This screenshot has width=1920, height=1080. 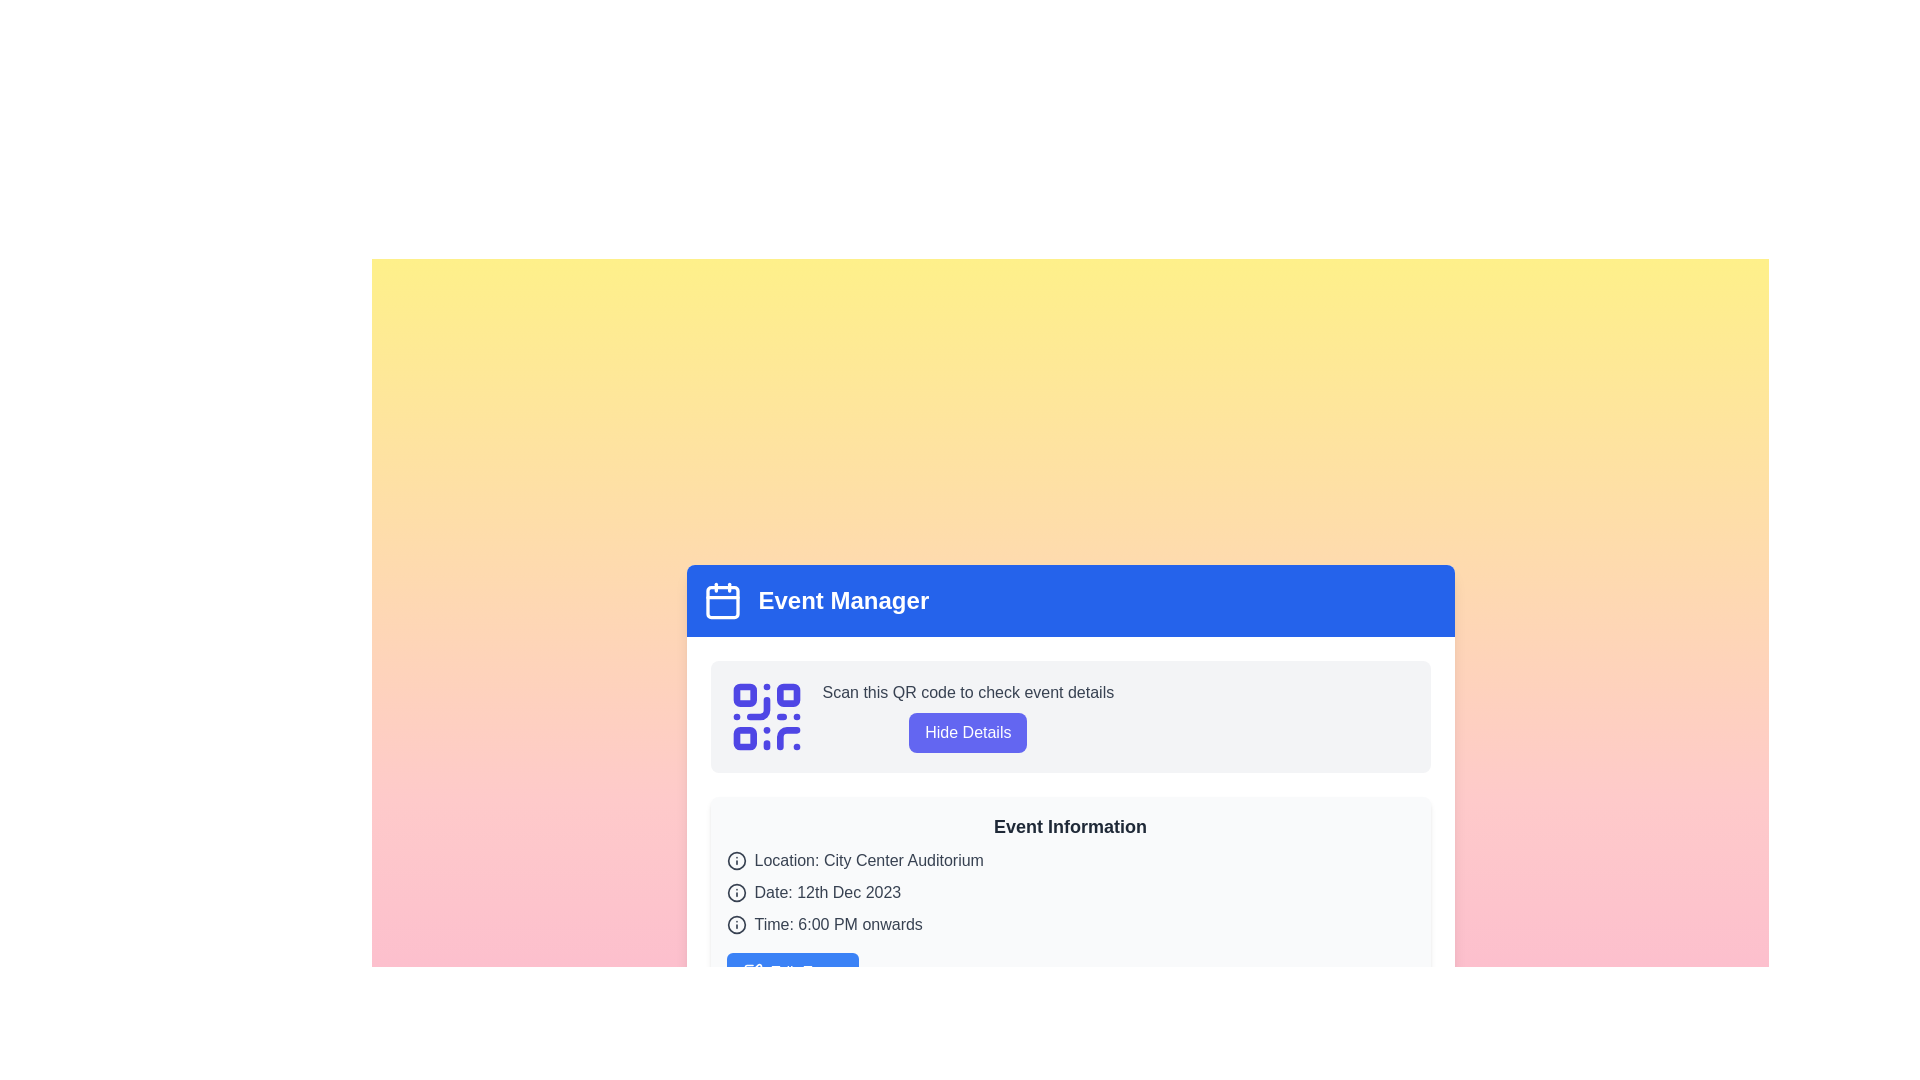 What do you see at coordinates (721, 600) in the screenshot?
I see `the Event Manager icon represented by a calendar symbol, located on the left side of the blue bar at the top of the Event Manager section` at bounding box center [721, 600].